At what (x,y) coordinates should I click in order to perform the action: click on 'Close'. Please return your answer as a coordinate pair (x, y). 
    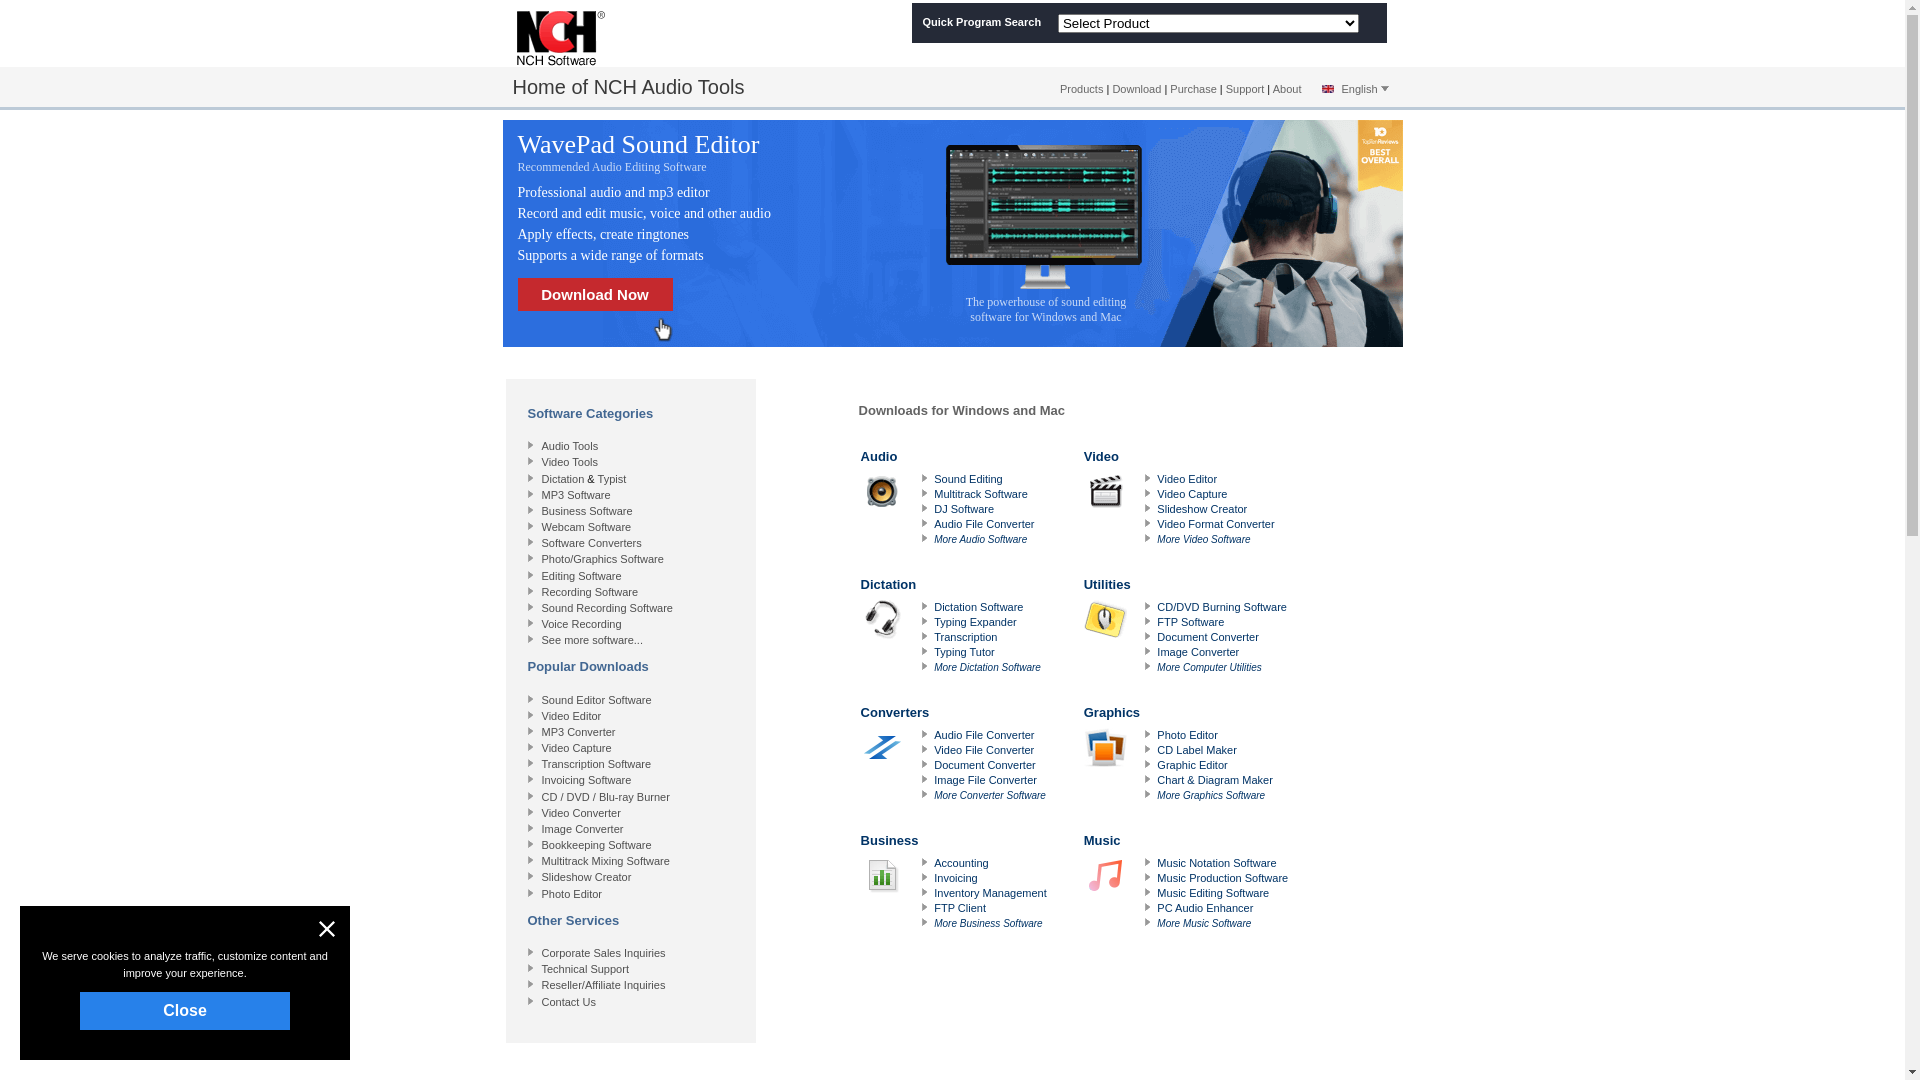
    Looking at the image, I should click on (185, 1010).